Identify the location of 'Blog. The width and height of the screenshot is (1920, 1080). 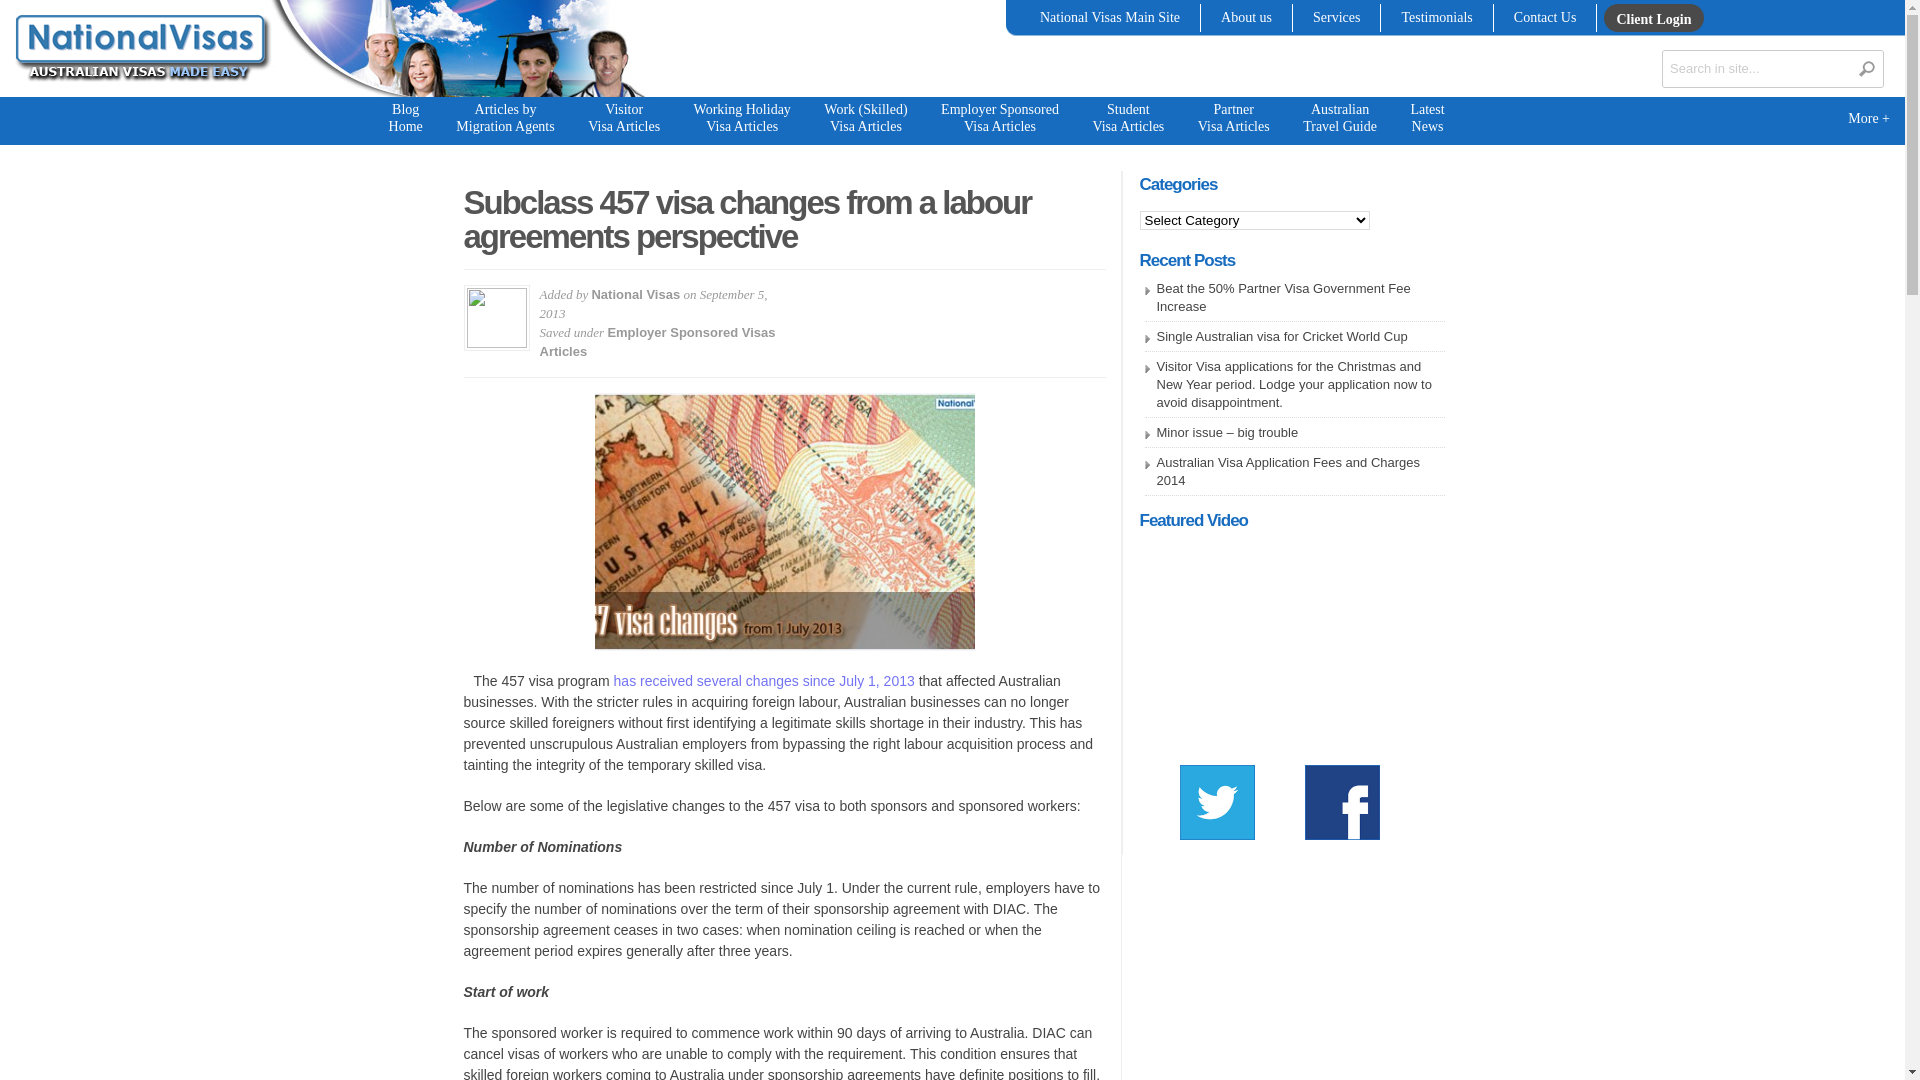
(405, 119).